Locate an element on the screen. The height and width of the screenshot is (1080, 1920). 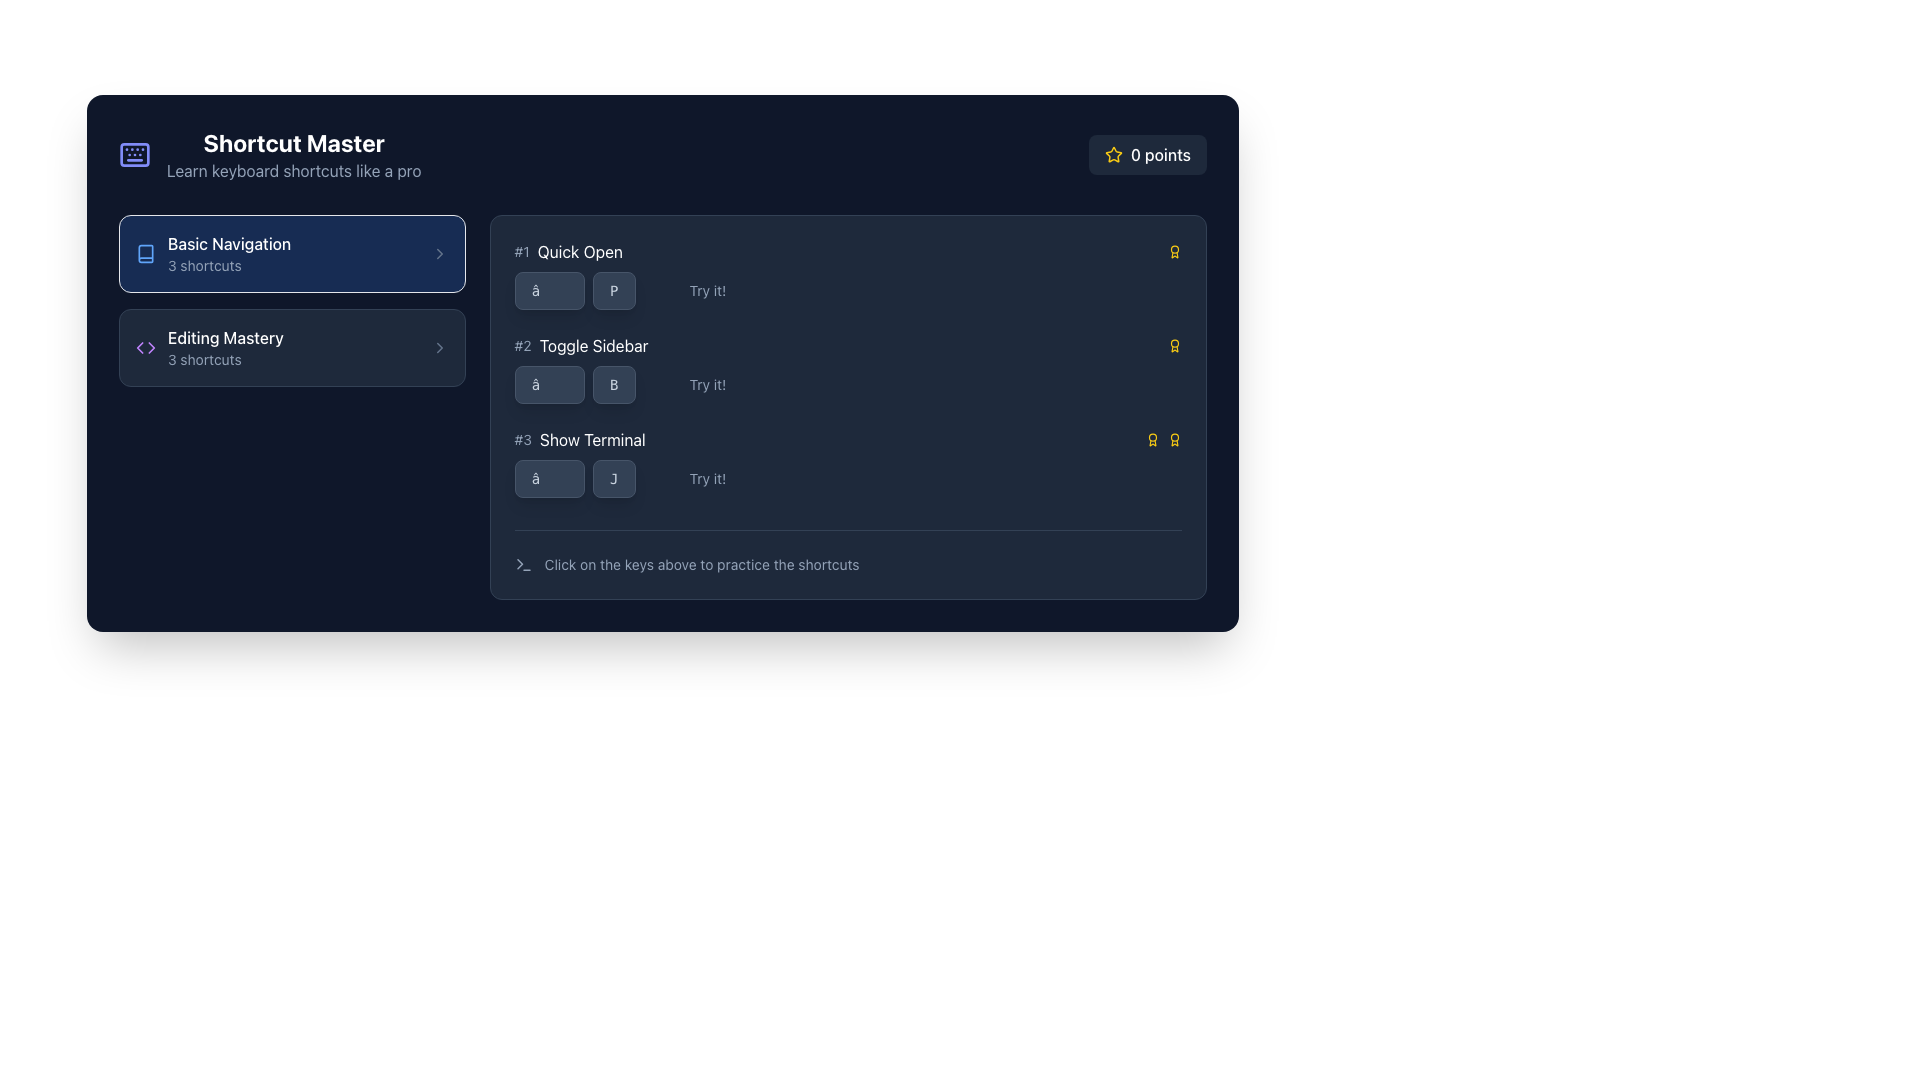
the text label element displaying '#2', which is styled with a grayish hue and positioned to the left of 'Toggle Sidebar' is located at coordinates (523, 345).